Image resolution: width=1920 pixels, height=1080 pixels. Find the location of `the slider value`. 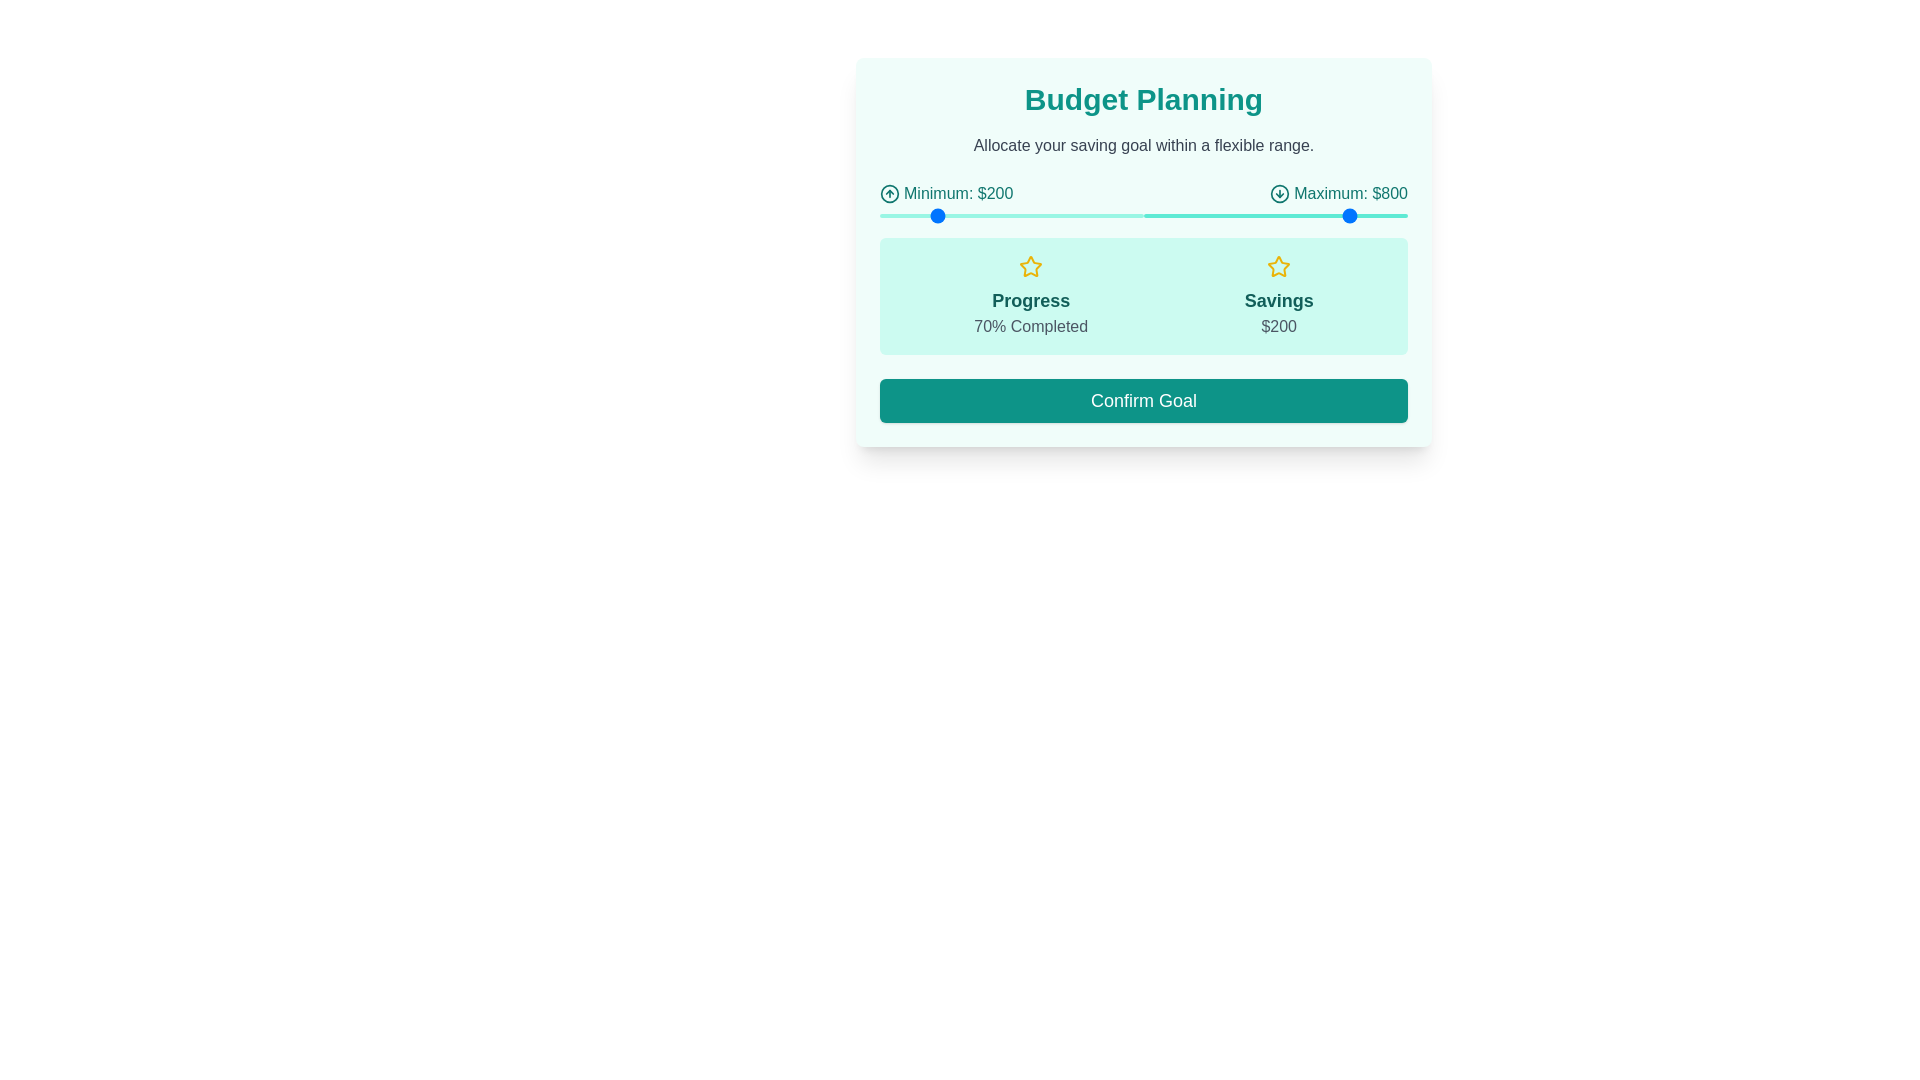

the slider value is located at coordinates (941, 216).